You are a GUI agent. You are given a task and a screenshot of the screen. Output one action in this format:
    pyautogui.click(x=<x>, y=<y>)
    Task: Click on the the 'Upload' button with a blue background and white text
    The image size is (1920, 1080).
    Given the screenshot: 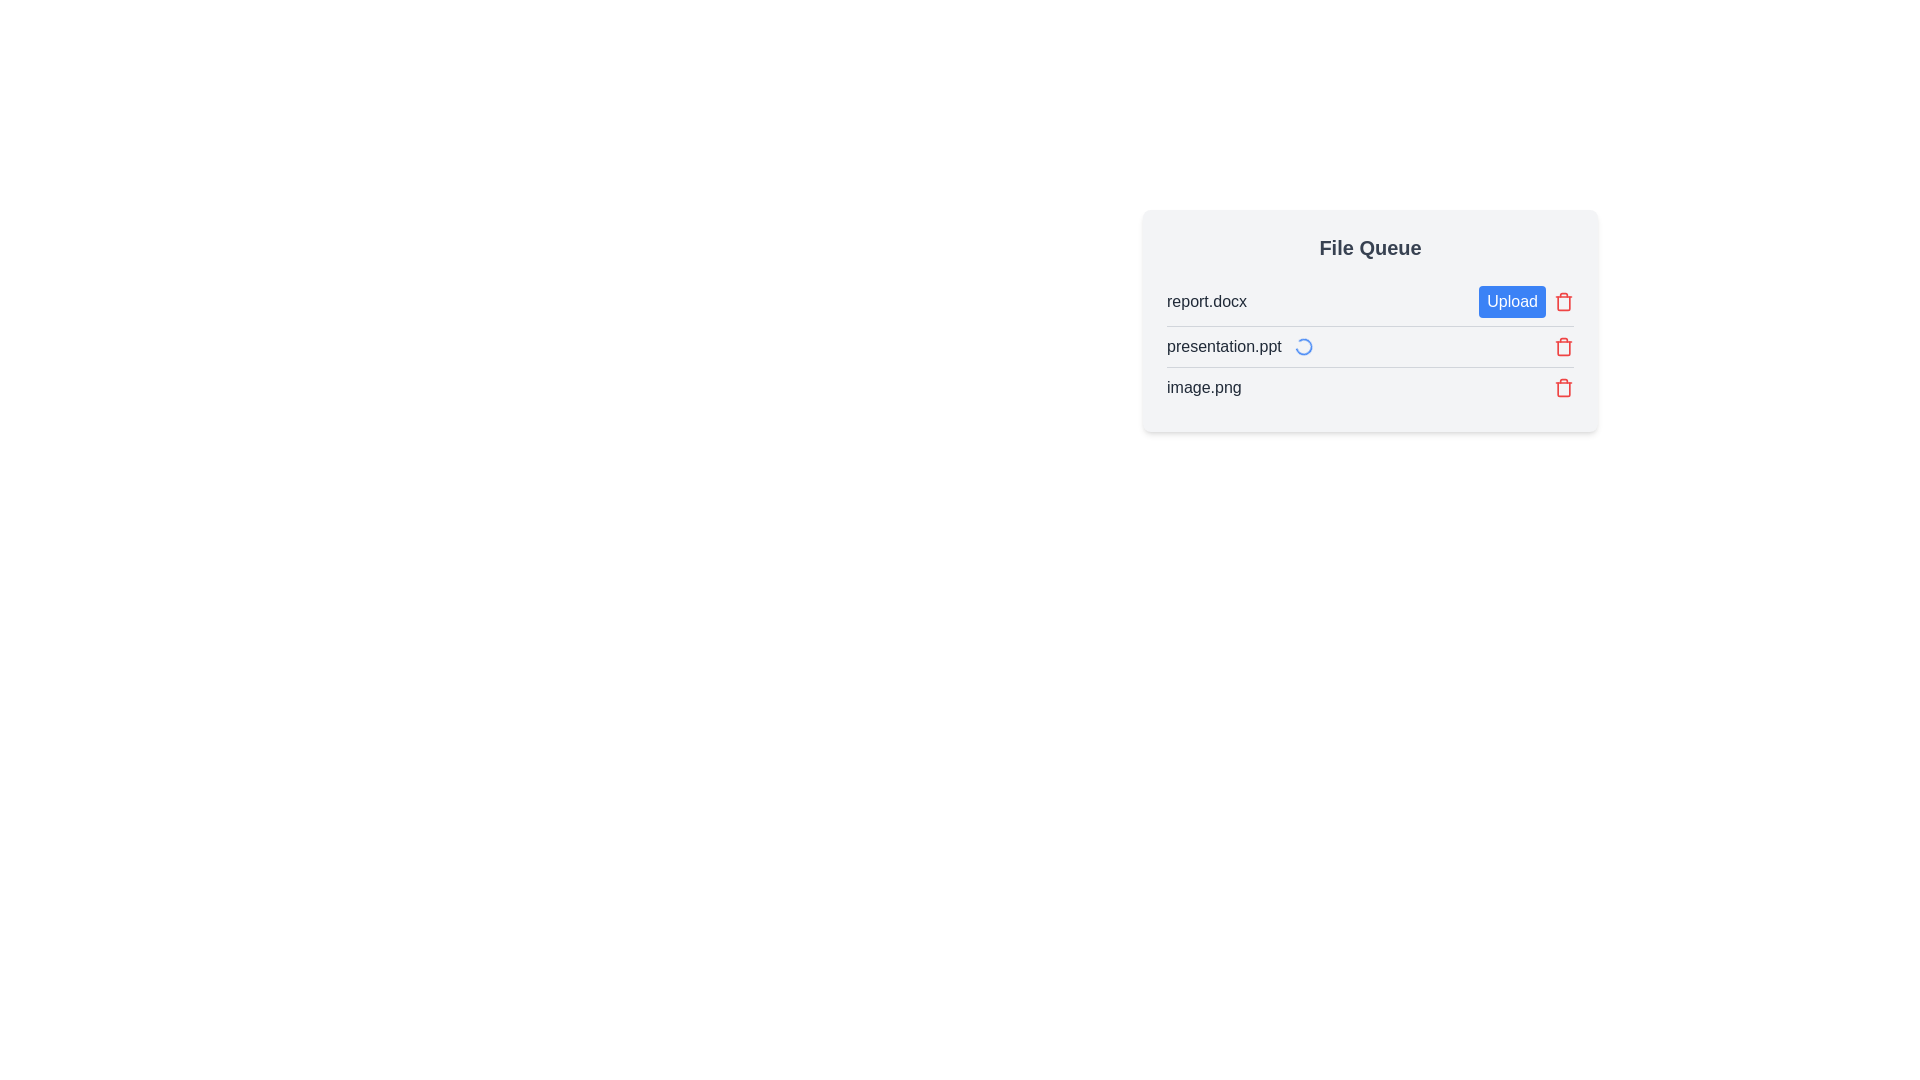 What is the action you would take?
    pyautogui.click(x=1512, y=301)
    